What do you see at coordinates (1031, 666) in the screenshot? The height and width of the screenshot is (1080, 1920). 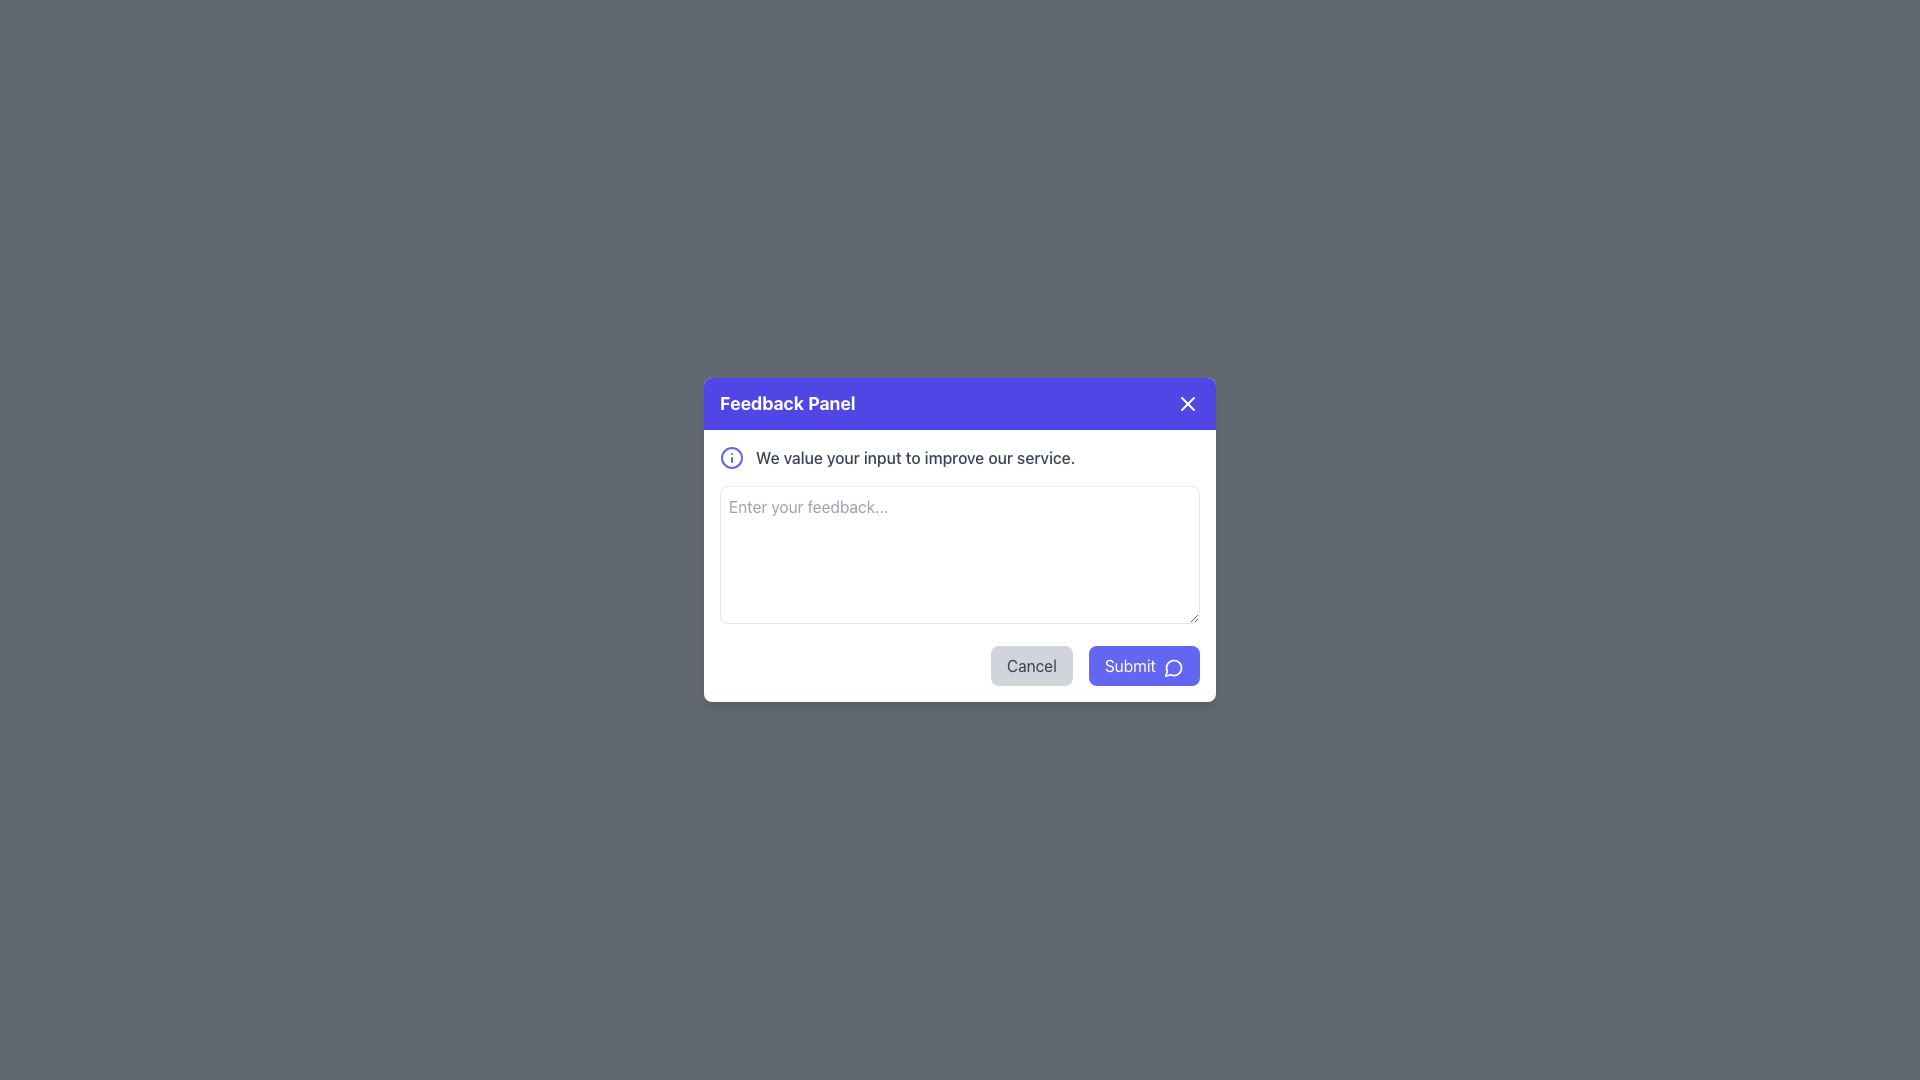 I see `the cancel button located at the bottom-right corner of the feedback panel, positioned to the left of the 'Submit' button` at bounding box center [1031, 666].